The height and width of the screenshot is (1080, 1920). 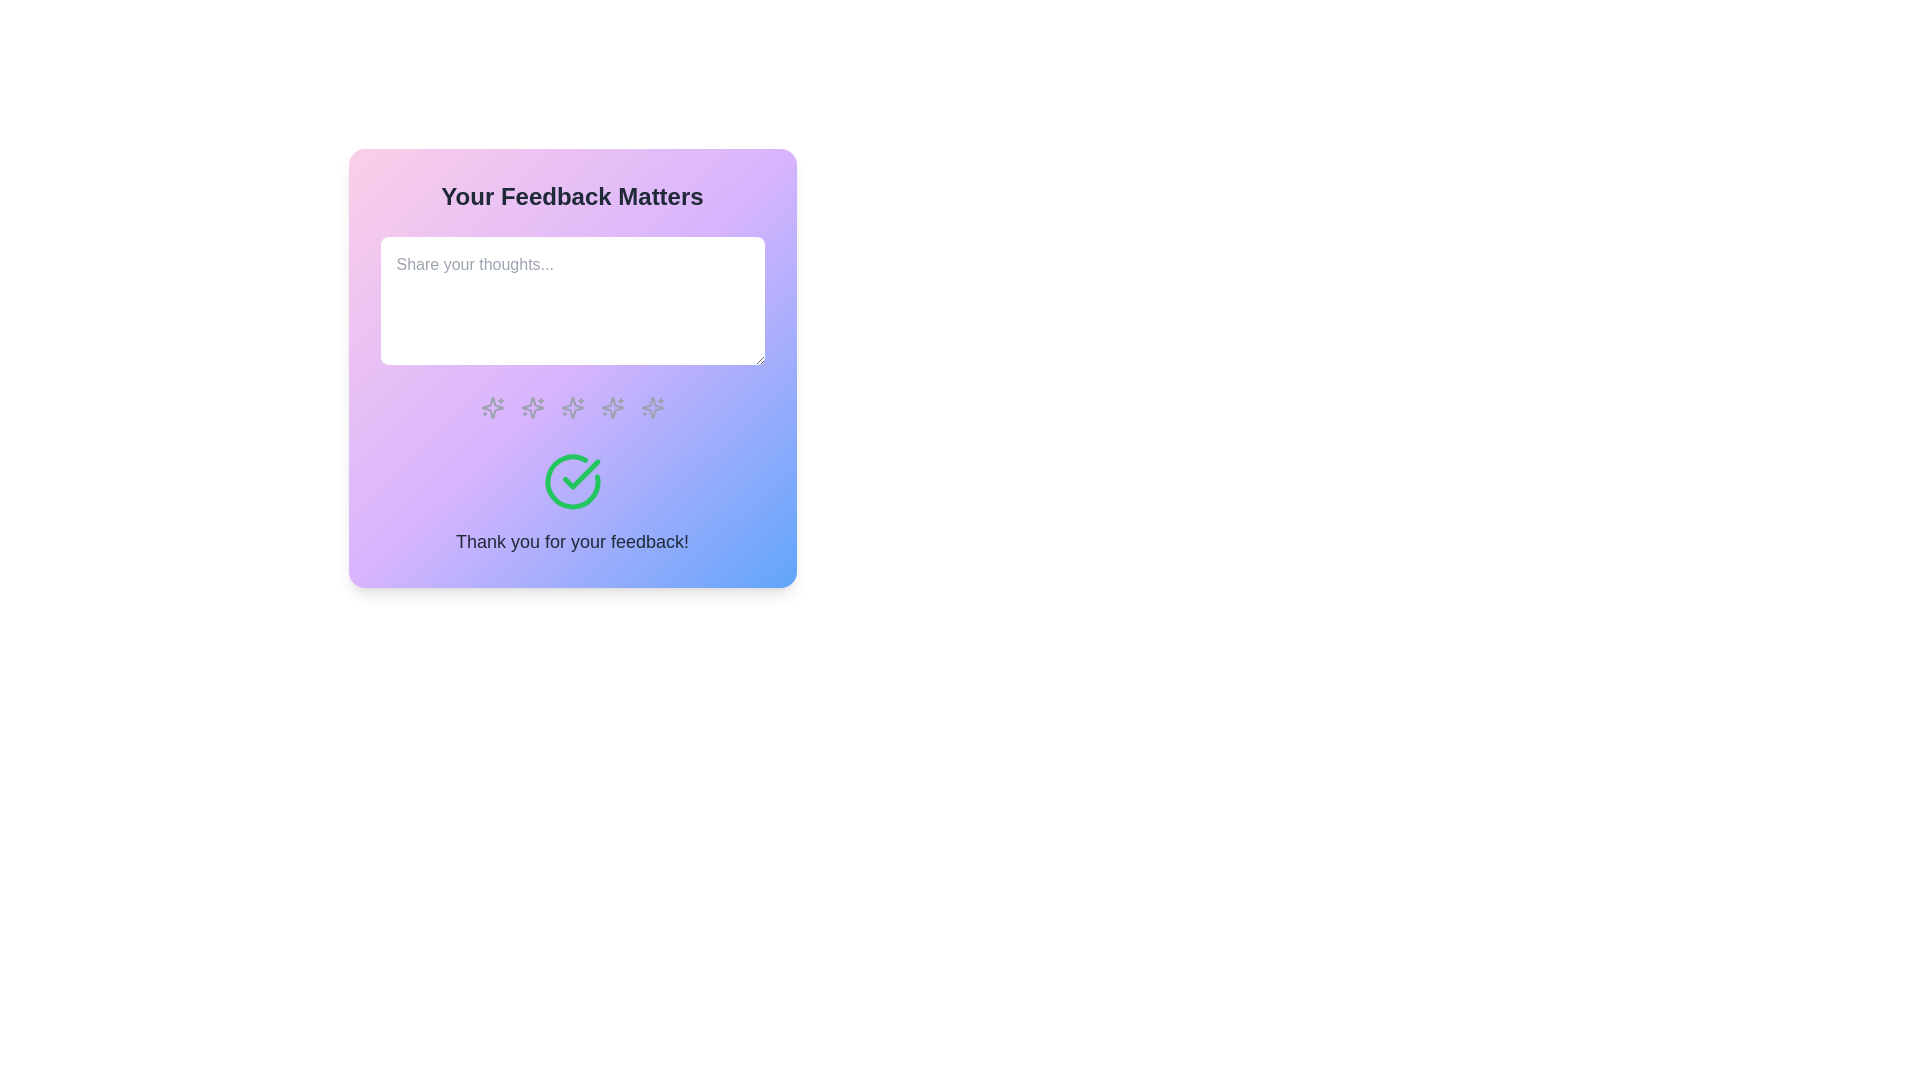 What do you see at coordinates (571, 368) in the screenshot?
I see `the rating icons on the Feedback card located in the center of the interface, which allows users to provide feedback through ratings` at bounding box center [571, 368].